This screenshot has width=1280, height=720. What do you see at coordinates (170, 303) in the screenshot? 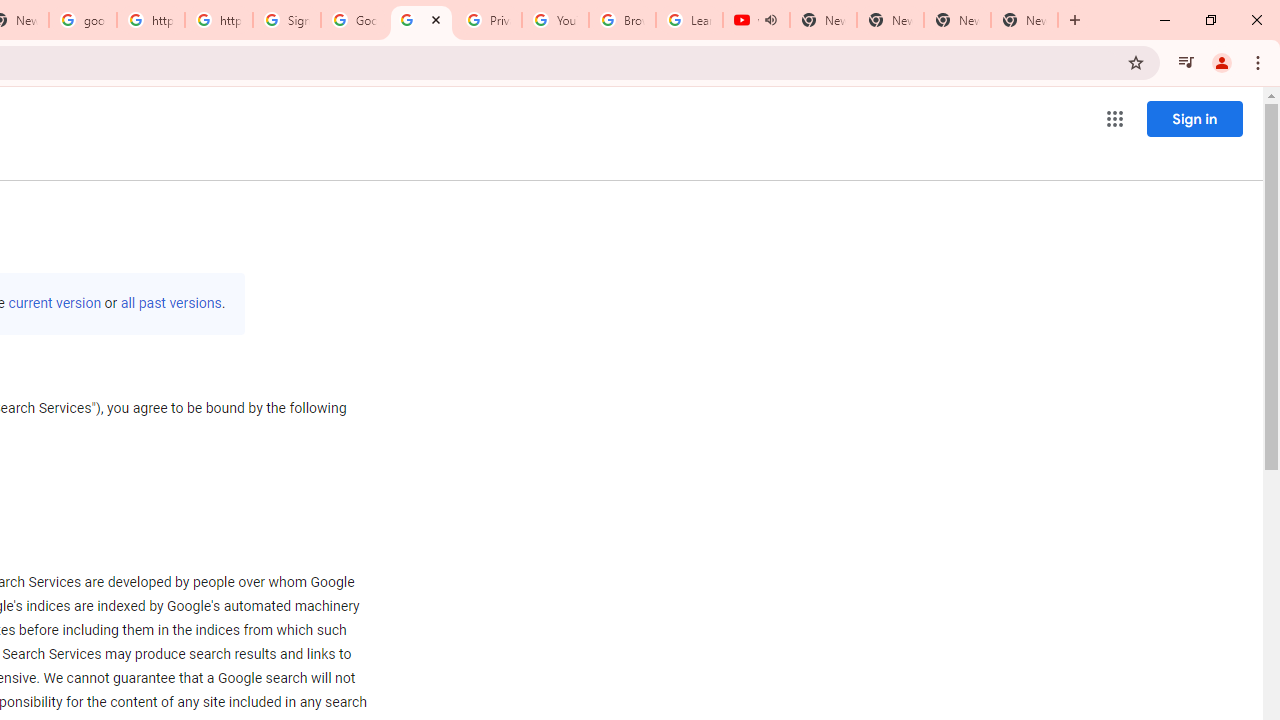
I see `'all past versions'` at bounding box center [170, 303].